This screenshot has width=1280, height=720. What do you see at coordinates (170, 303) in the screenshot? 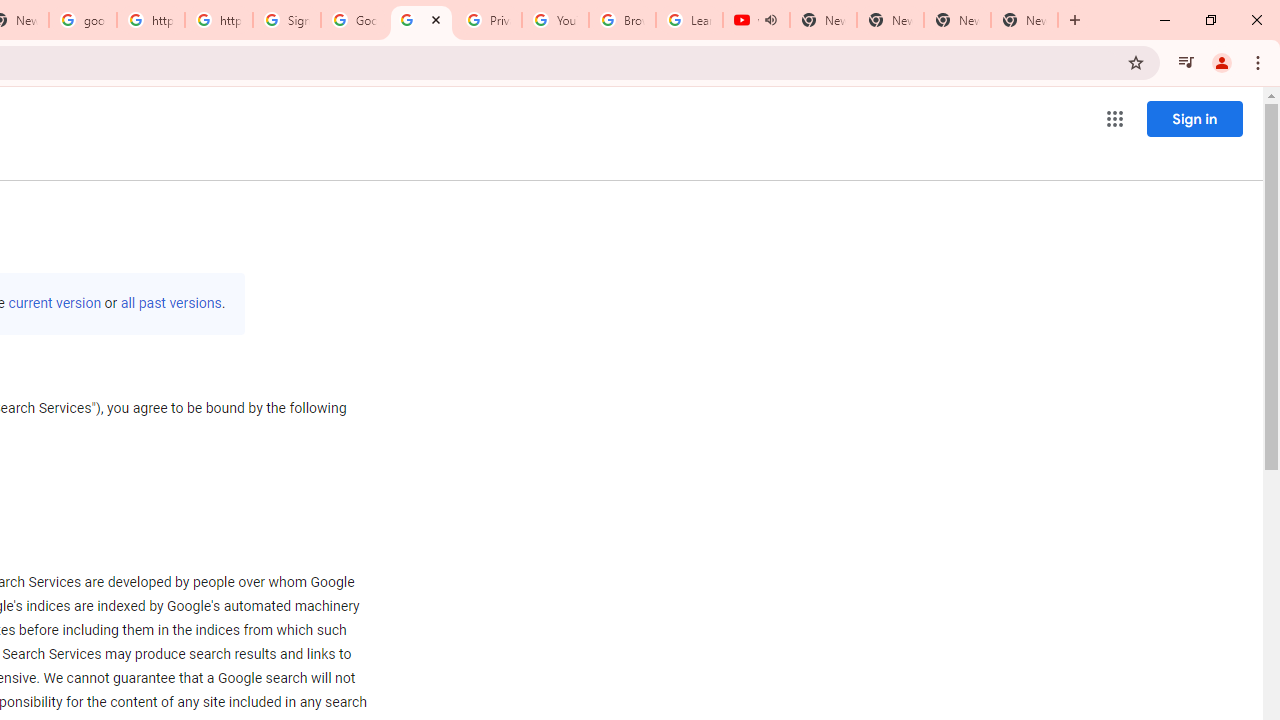
I see `'all past versions'` at bounding box center [170, 303].